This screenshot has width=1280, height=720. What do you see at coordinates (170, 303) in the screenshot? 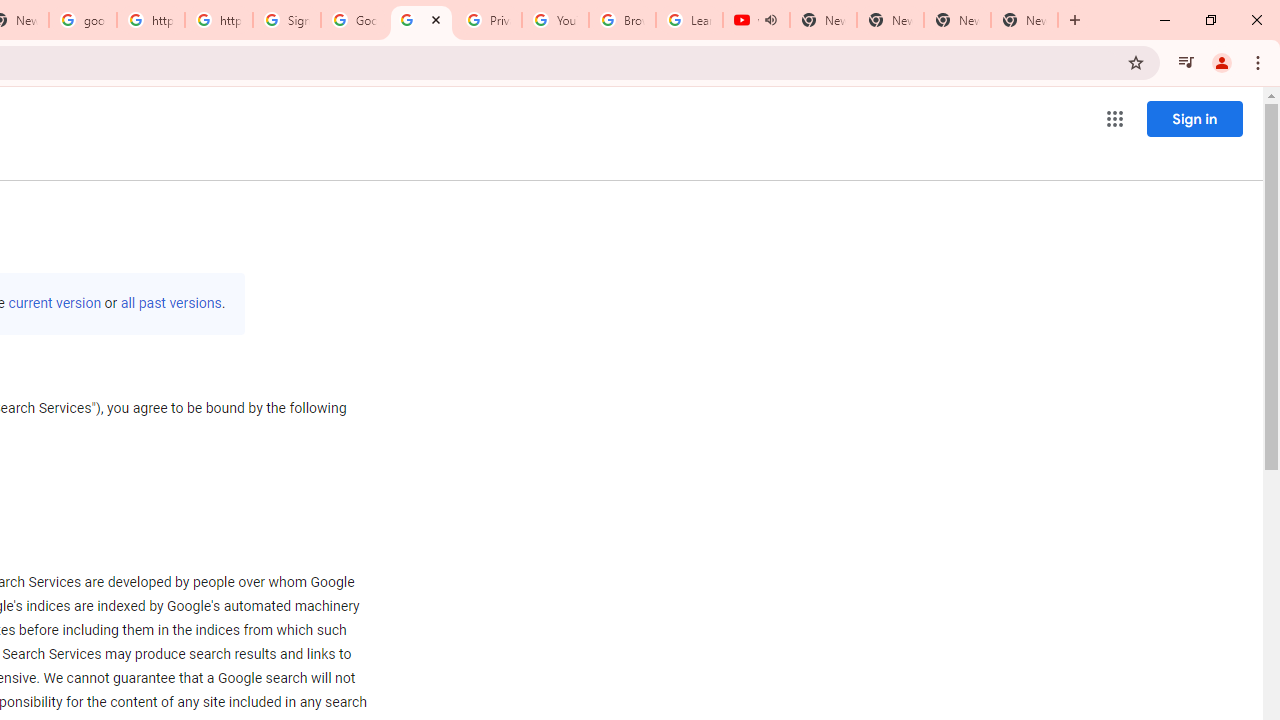
I see `'all past versions'` at bounding box center [170, 303].